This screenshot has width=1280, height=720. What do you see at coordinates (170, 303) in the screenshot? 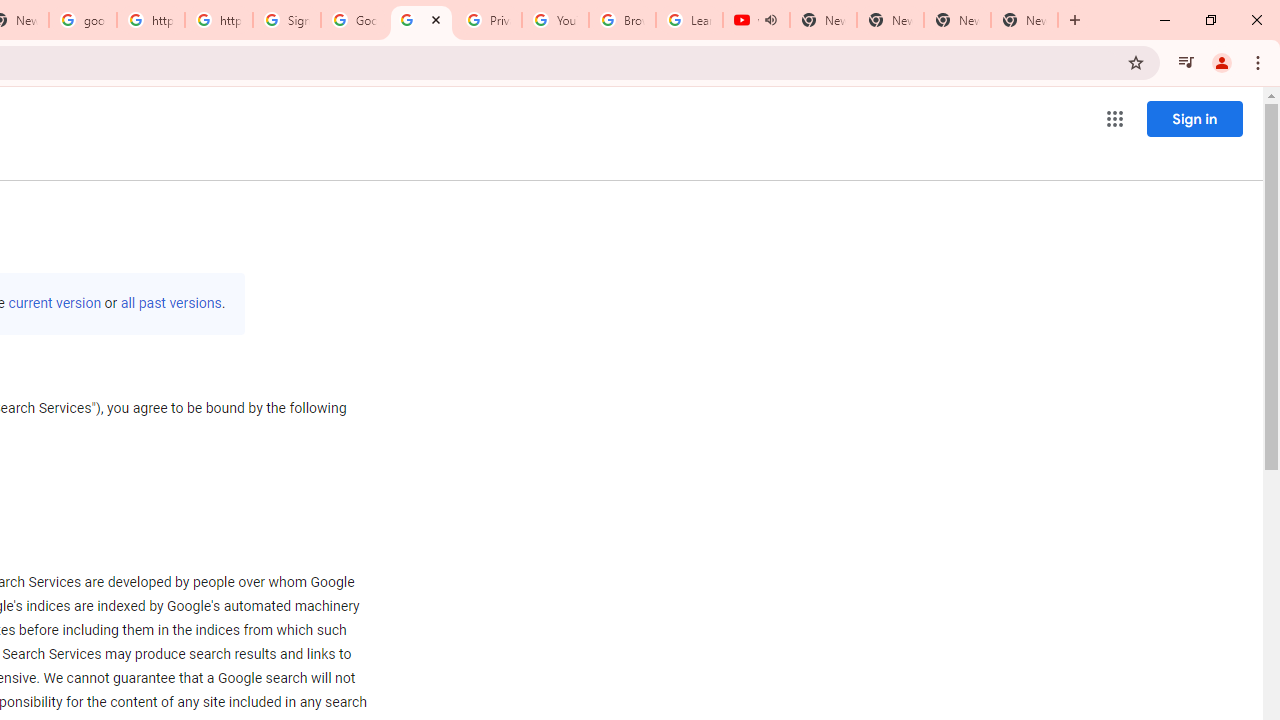
I see `'all past versions'` at bounding box center [170, 303].